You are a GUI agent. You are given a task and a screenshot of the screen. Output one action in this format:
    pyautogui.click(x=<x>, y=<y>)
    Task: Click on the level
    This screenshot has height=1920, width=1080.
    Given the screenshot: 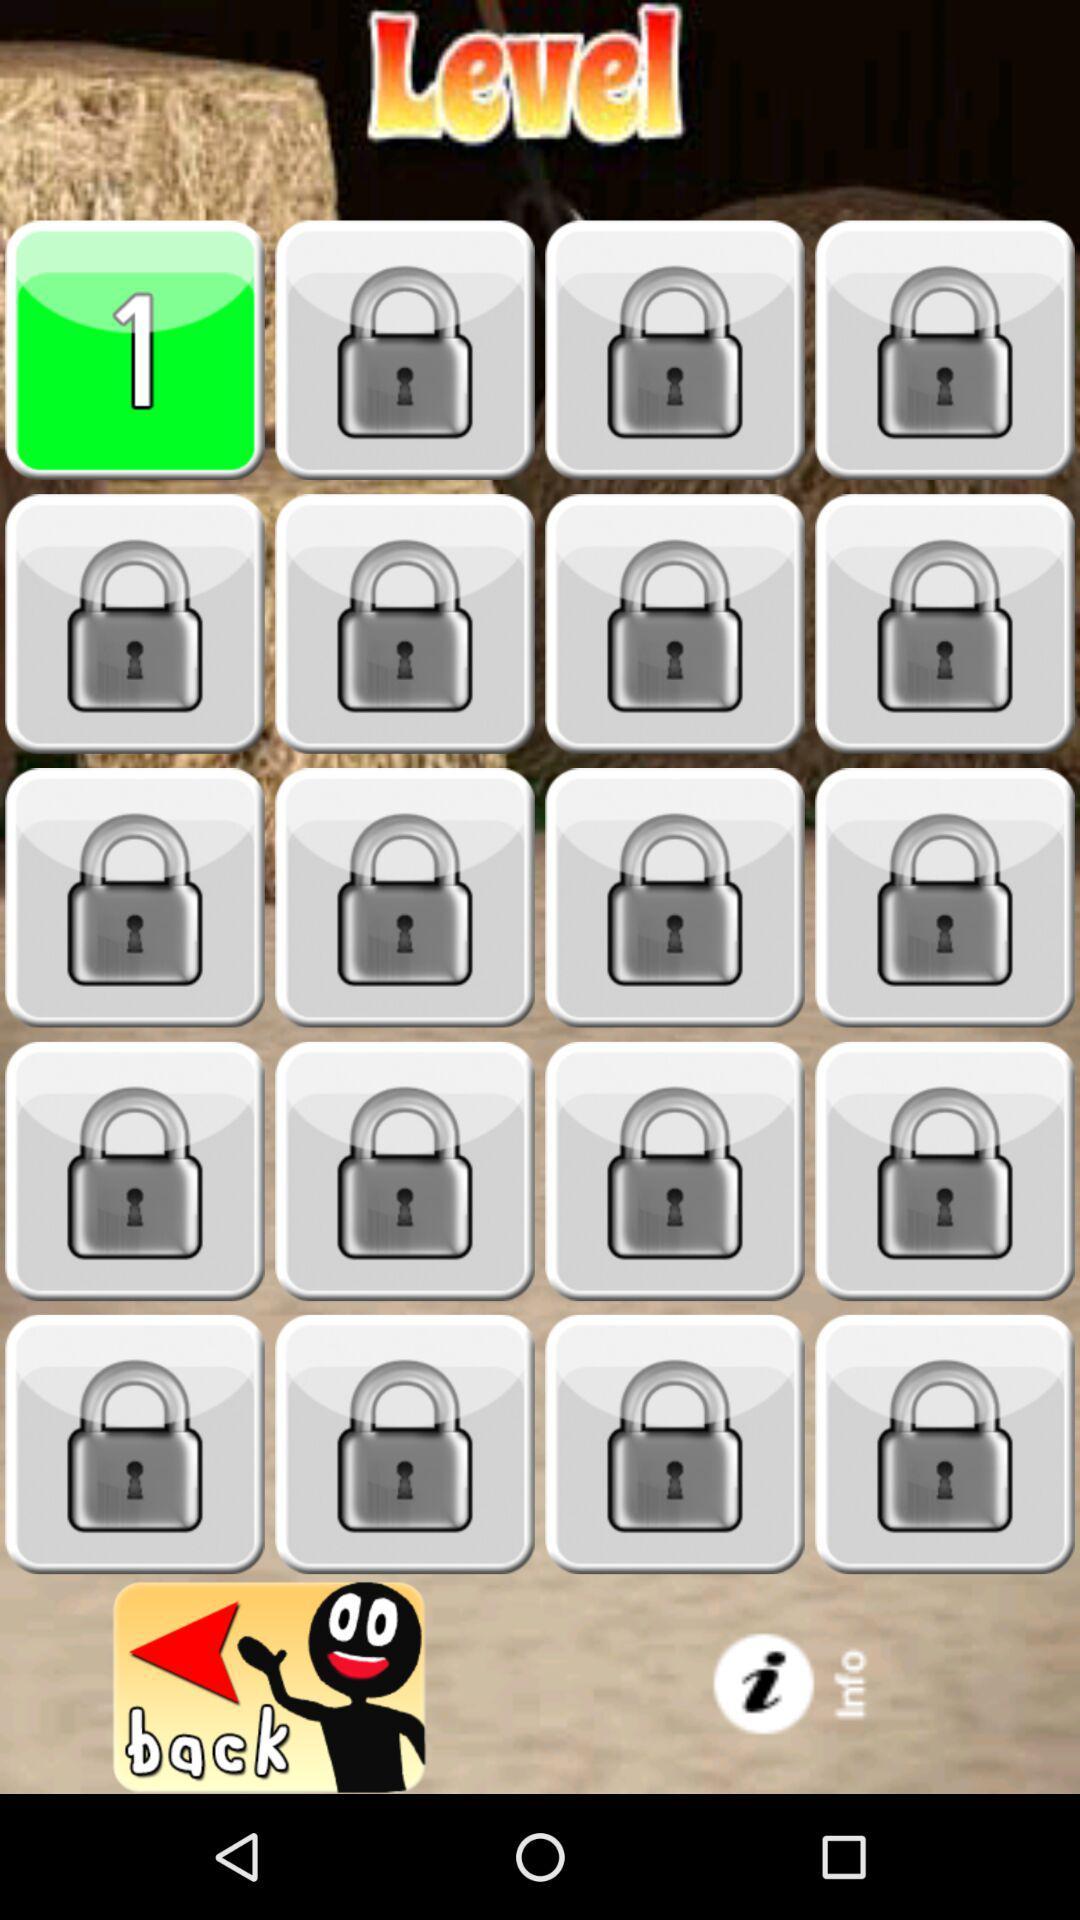 What is the action you would take?
    pyautogui.click(x=945, y=897)
    